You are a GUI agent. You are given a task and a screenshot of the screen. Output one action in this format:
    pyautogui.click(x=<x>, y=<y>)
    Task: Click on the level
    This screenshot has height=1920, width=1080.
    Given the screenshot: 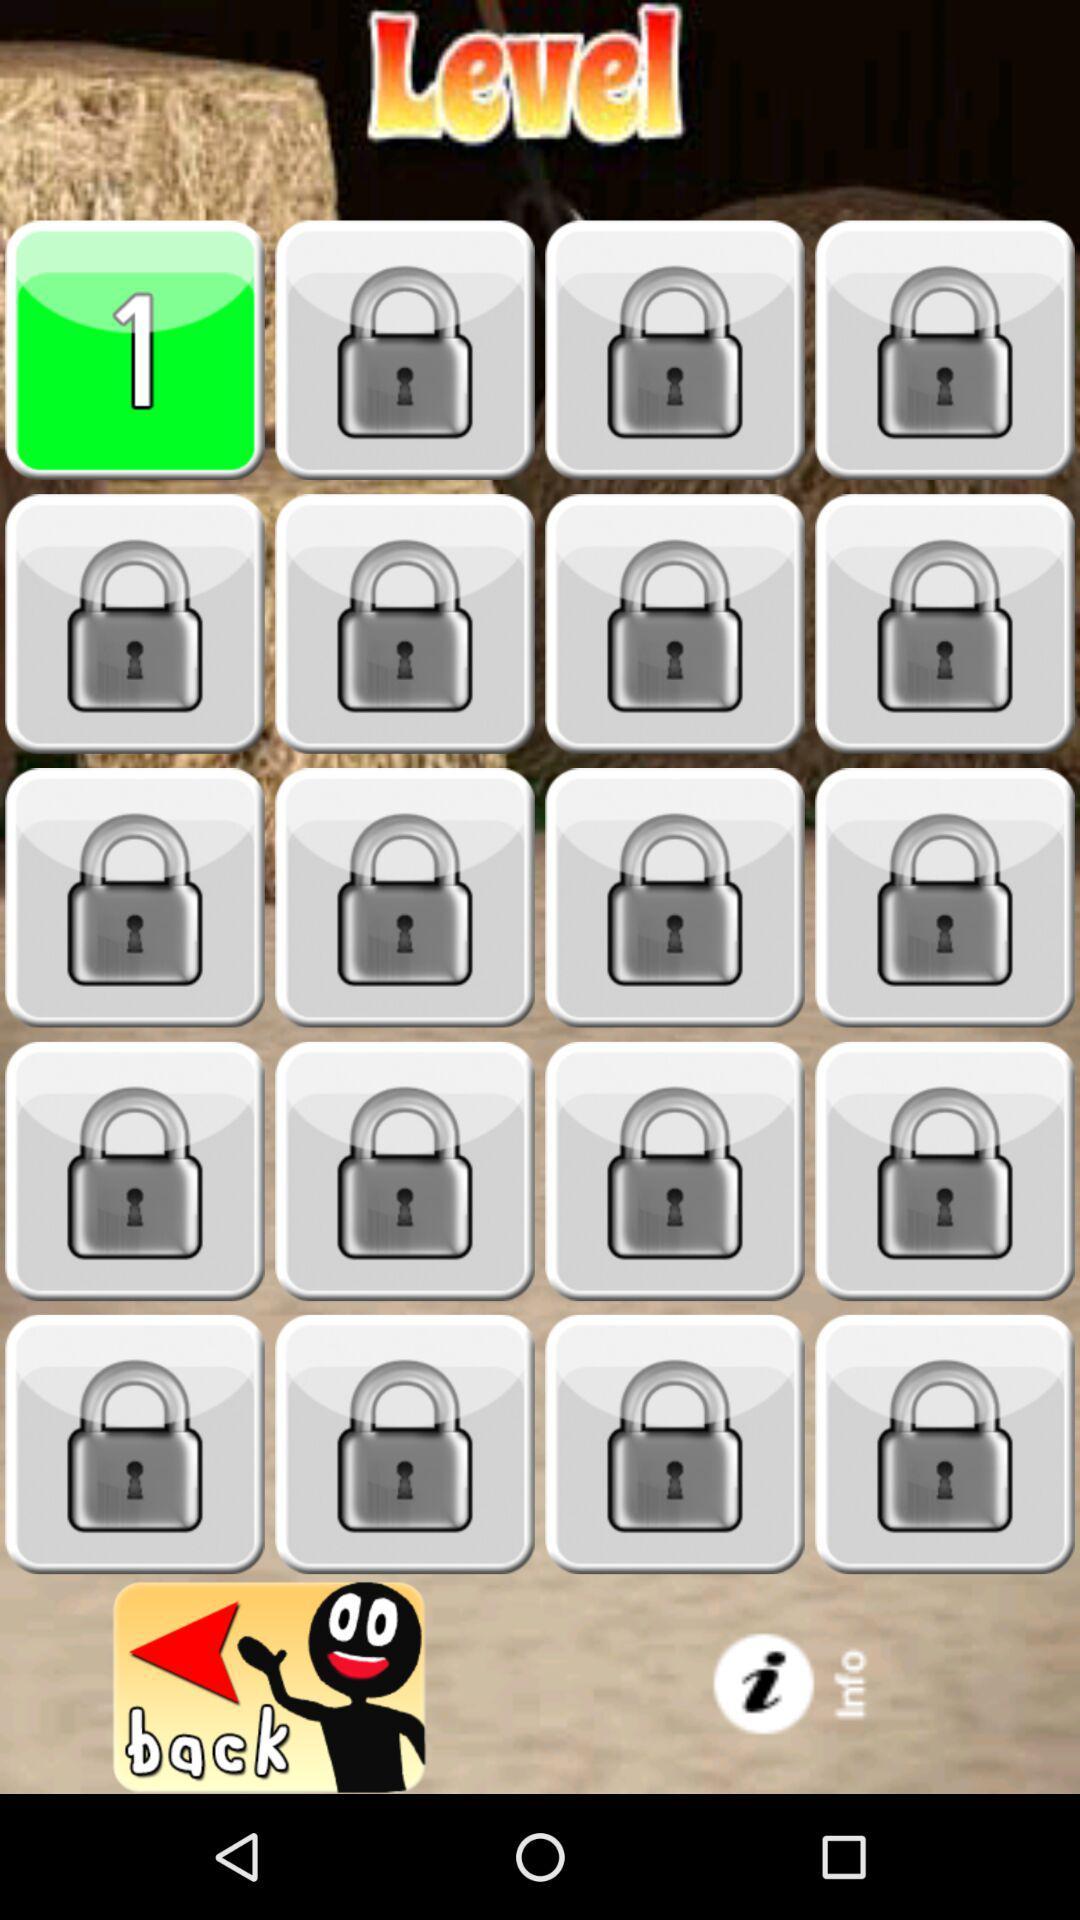 What is the action you would take?
    pyautogui.click(x=945, y=897)
    